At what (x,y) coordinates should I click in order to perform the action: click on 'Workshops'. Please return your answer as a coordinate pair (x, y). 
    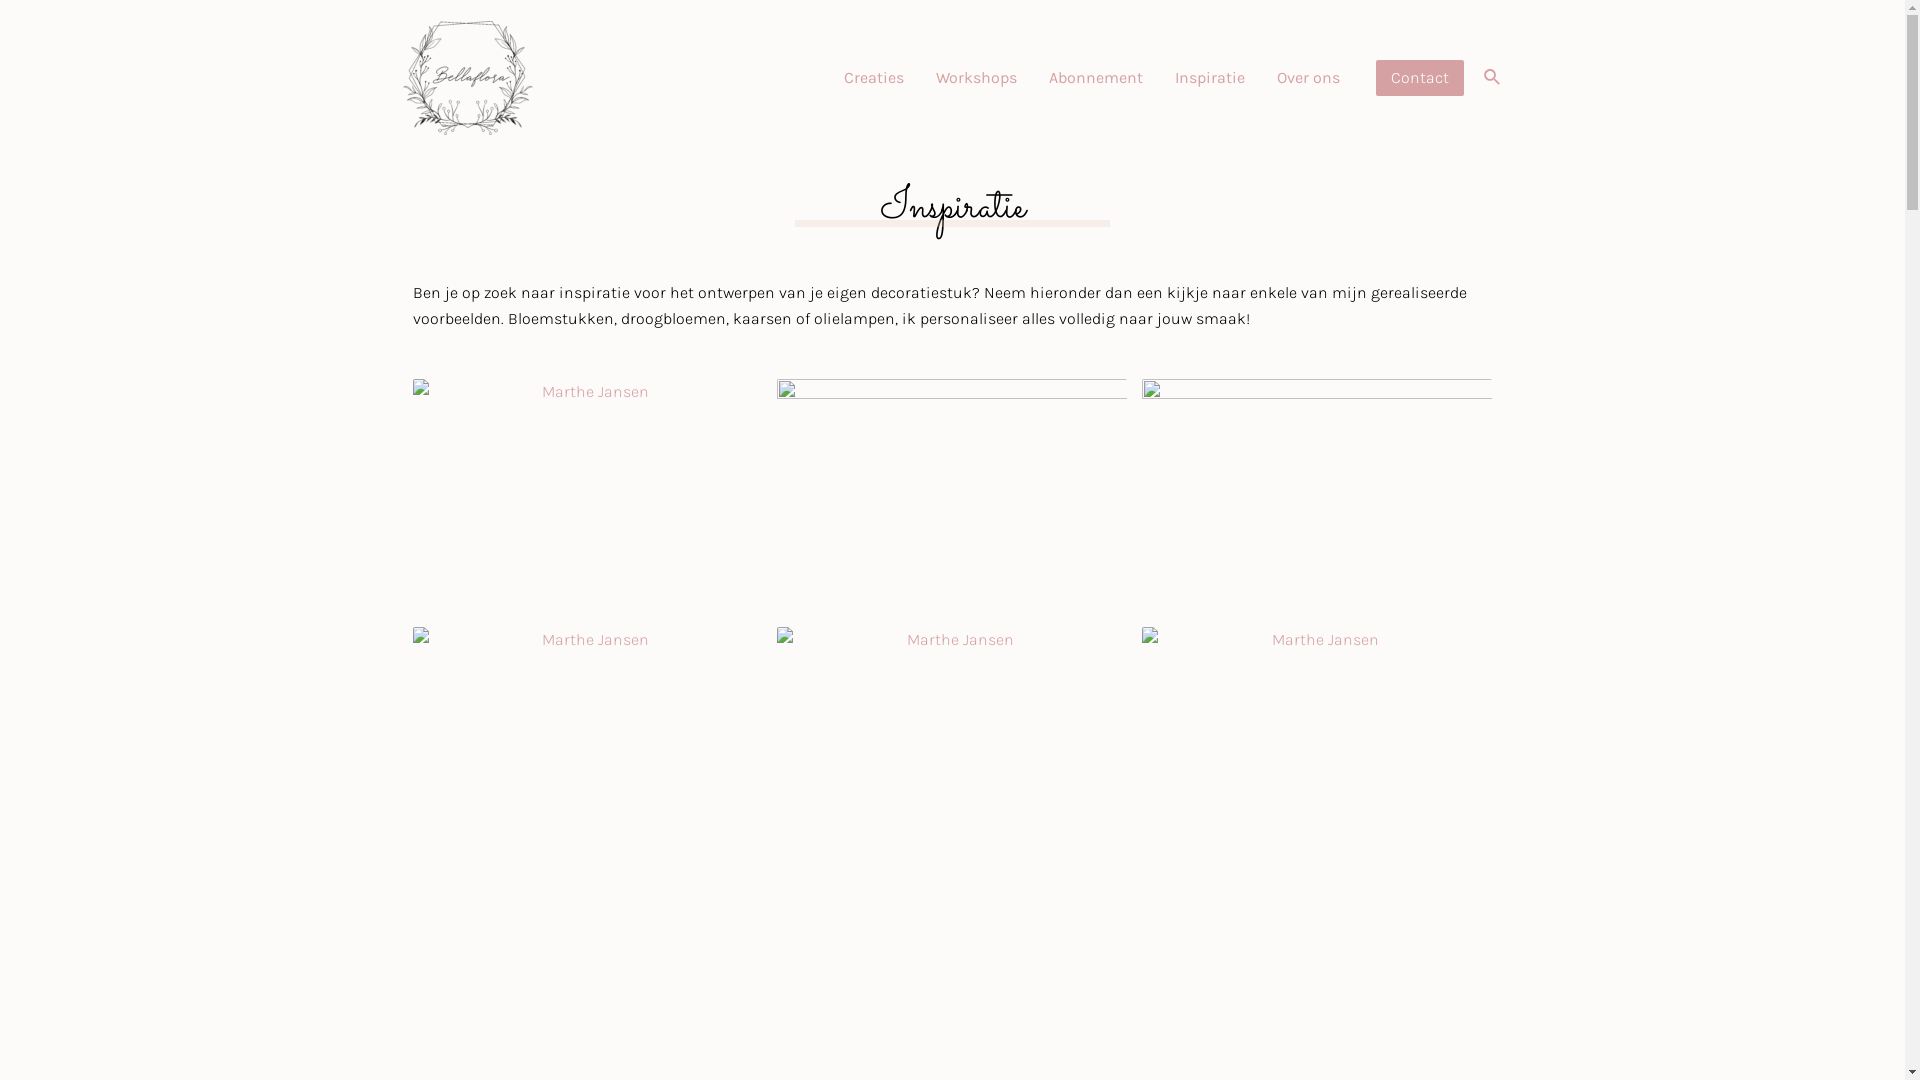
    Looking at the image, I should click on (976, 76).